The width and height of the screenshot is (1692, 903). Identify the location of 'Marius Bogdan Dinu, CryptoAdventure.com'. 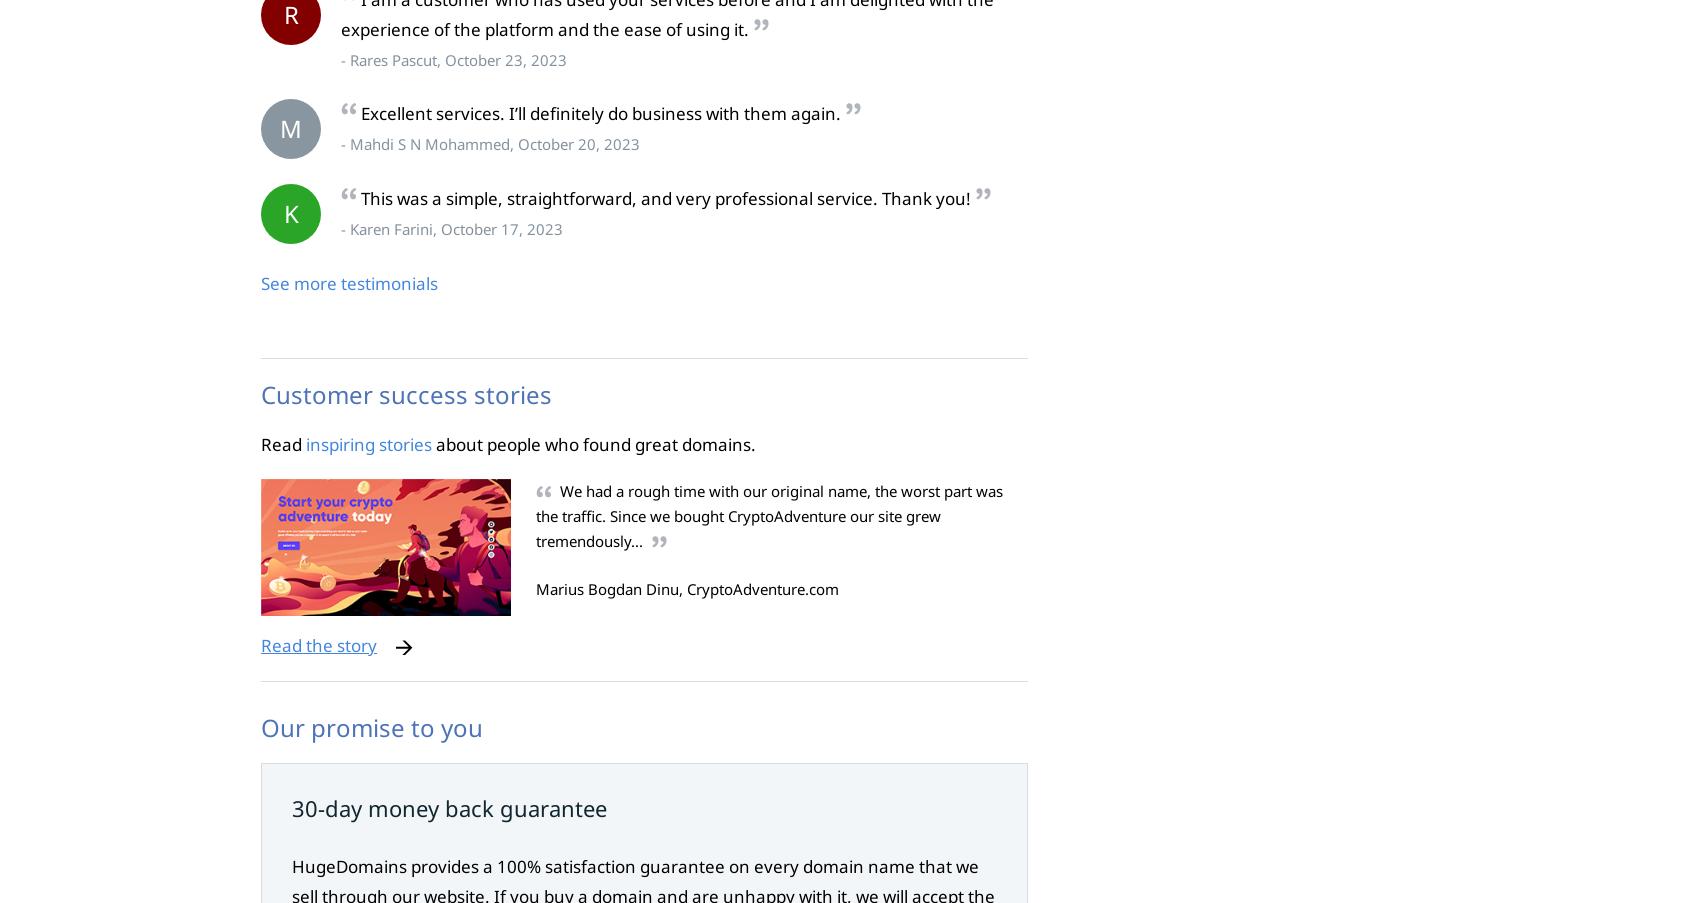
(687, 589).